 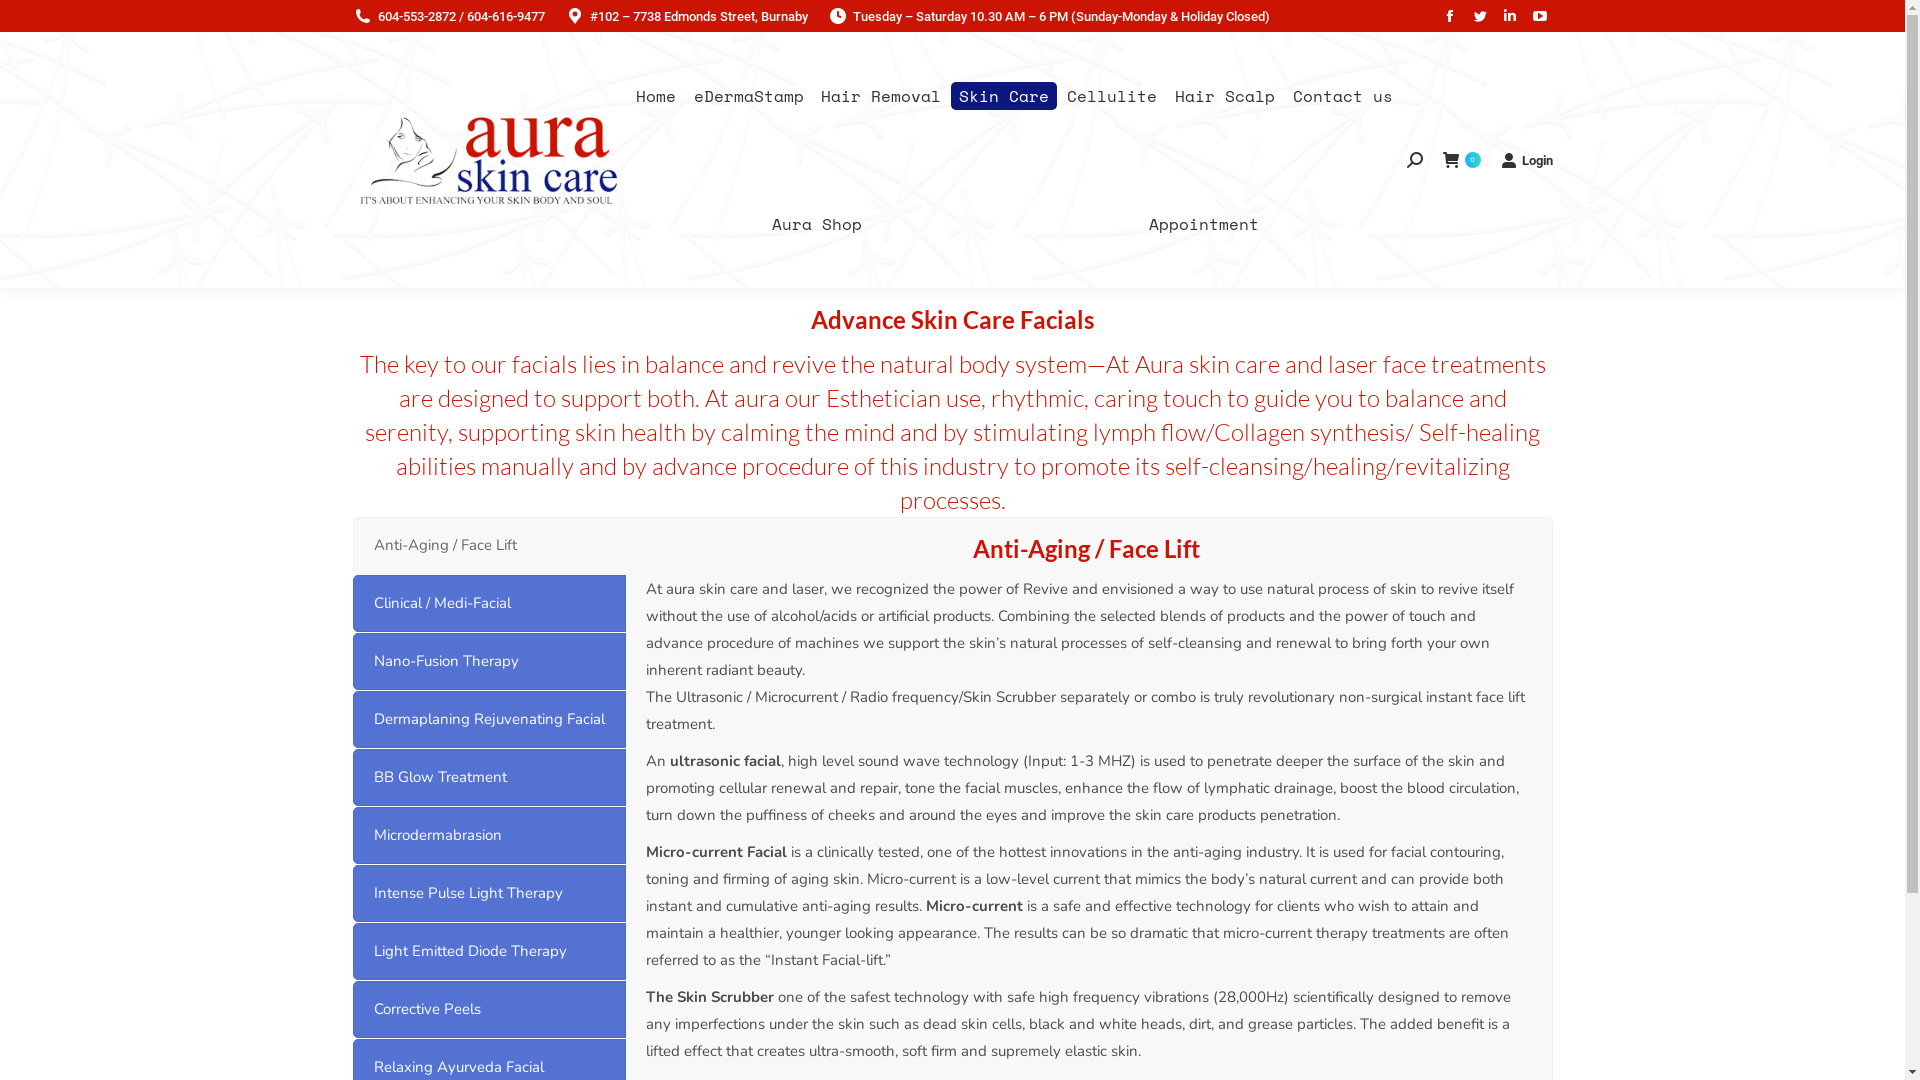 What do you see at coordinates (1111, 96) in the screenshot?
I see `'Cellulite'` at bounding box center [1111, 96].